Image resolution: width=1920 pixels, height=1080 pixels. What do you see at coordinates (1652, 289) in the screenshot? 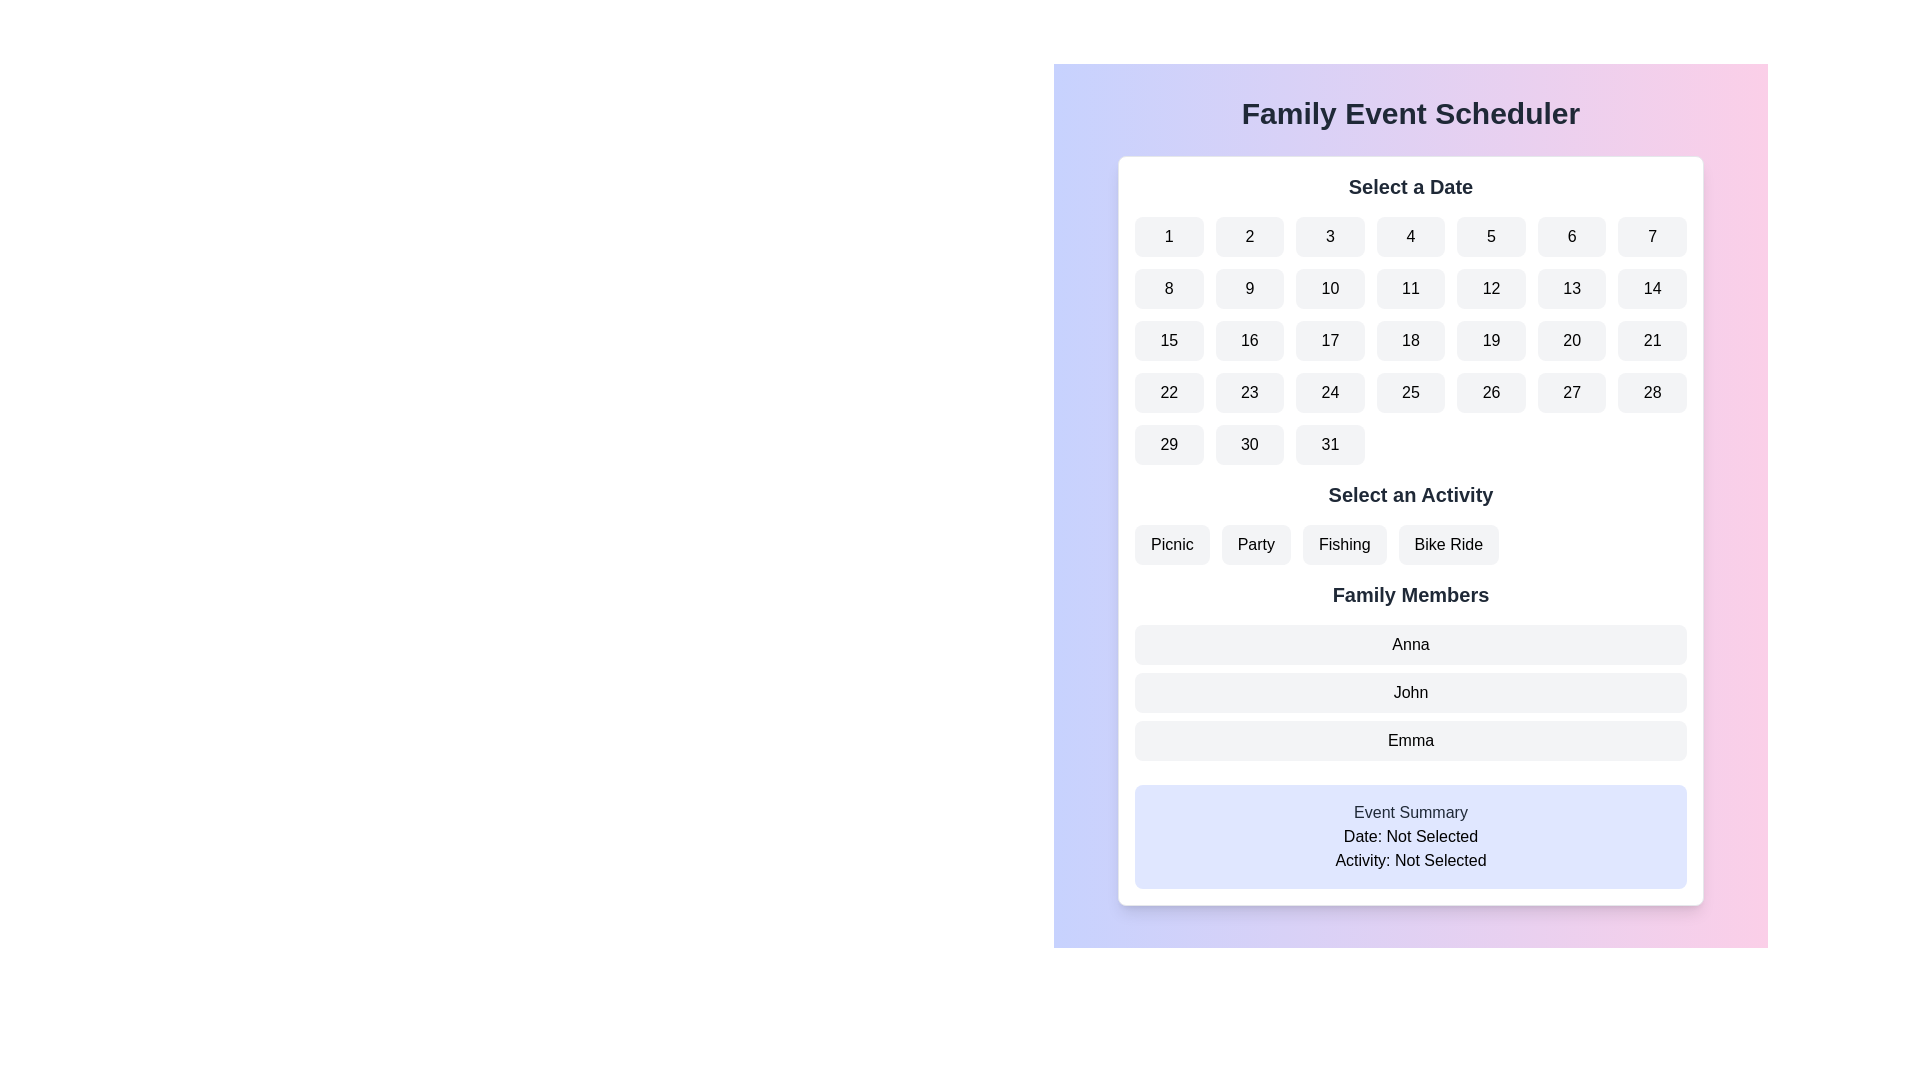
I see `the button displaying the number '14', which is the seventh button in the second row of the grid under the 'Select a Date' header` at bounding box center [1652, 289].